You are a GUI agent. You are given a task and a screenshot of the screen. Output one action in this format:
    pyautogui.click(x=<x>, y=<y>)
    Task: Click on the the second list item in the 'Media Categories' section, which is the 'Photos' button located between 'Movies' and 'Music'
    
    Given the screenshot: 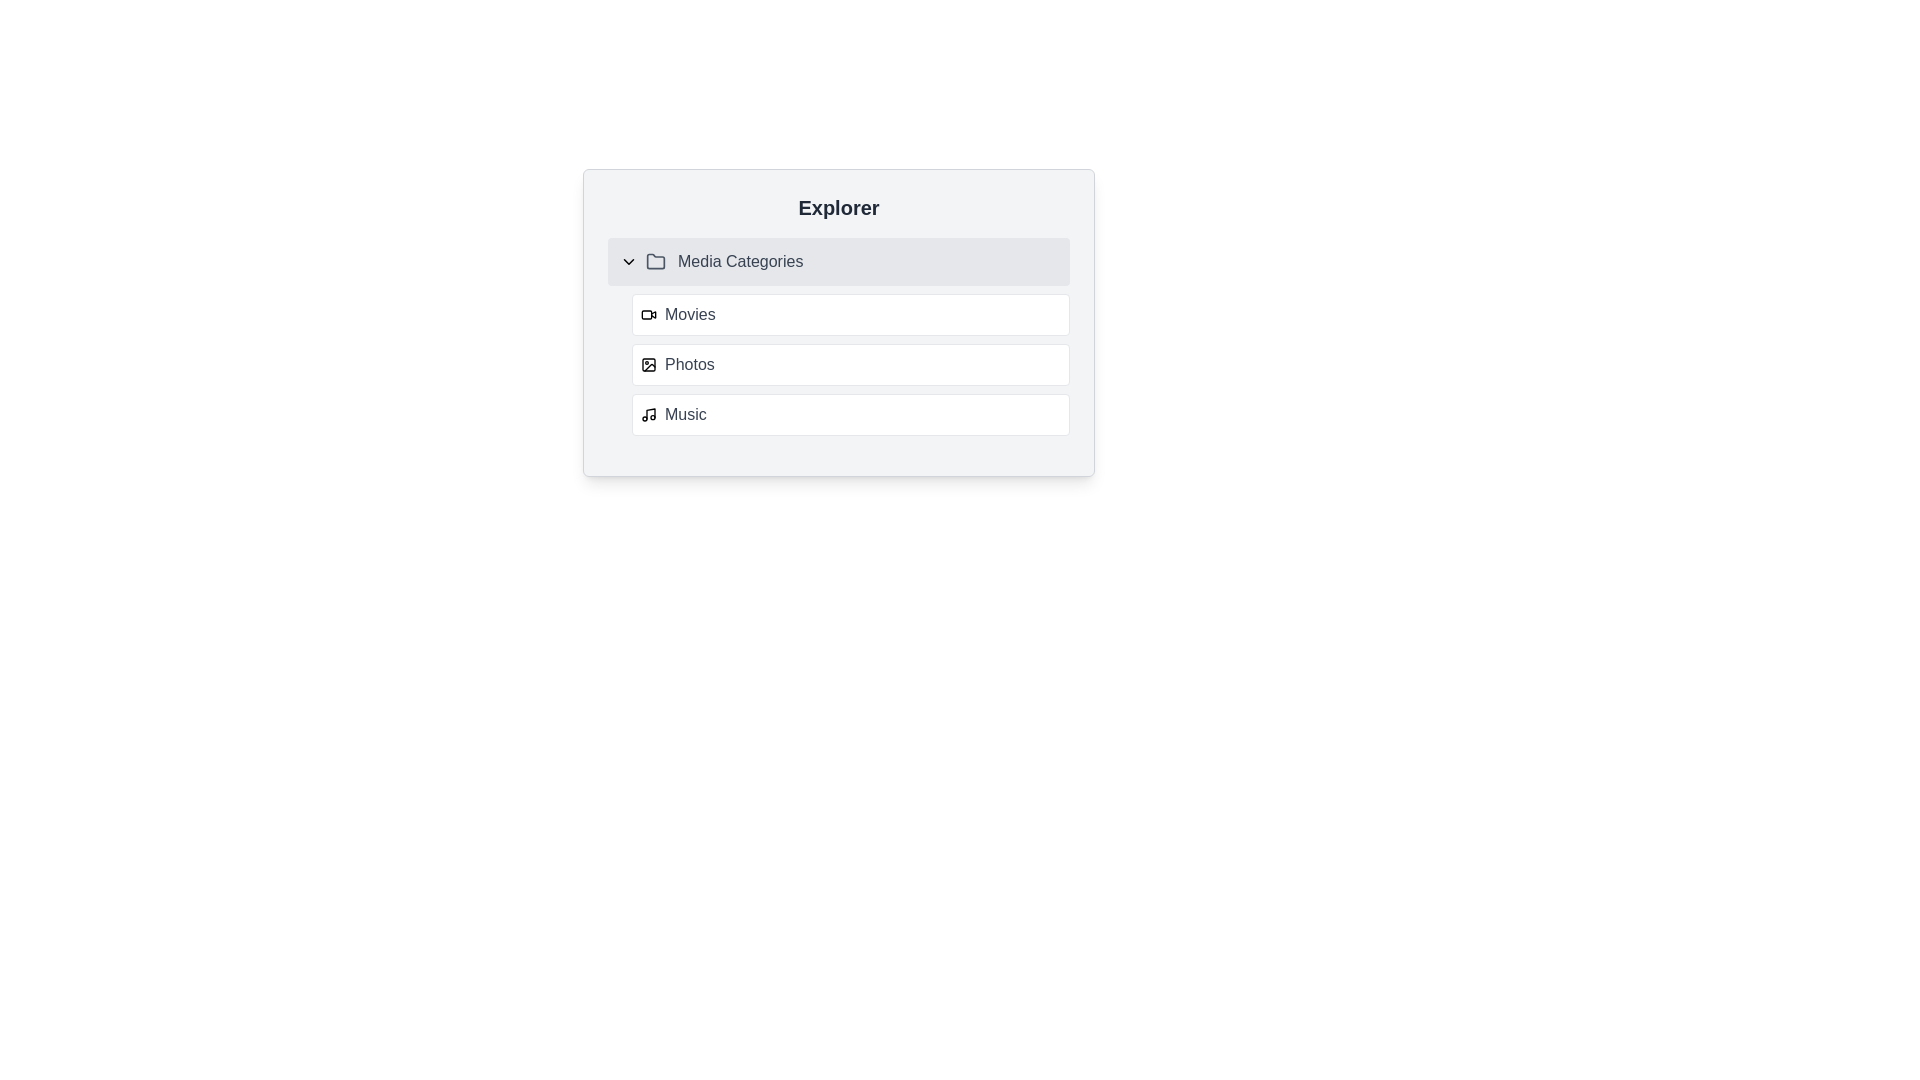 What is the action you would take?
    pyautogui.click(x=850, y=365)
    